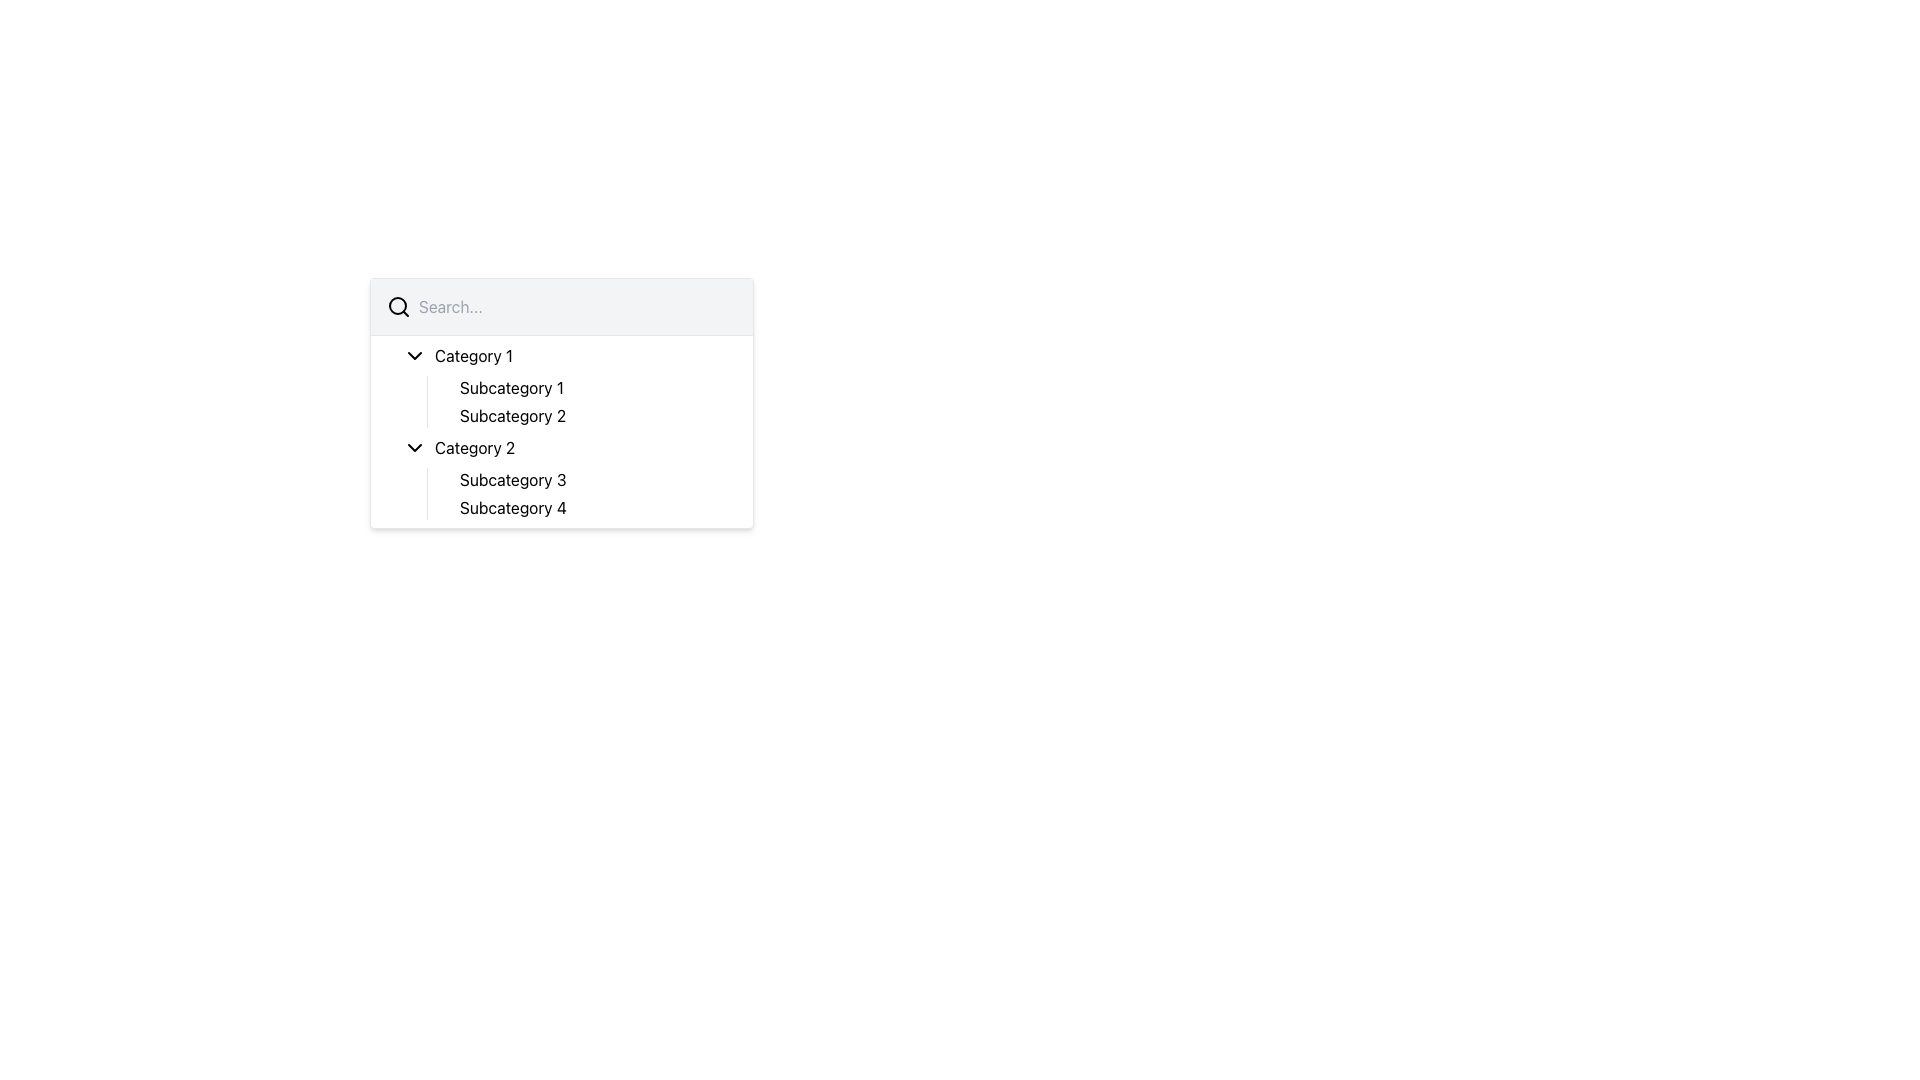 This screenshot has height=1080, width=1920. Describe the element at coordinates (569, 354) in the screenshot. I see `the 'Category 1' dropdown toggle` at that location.